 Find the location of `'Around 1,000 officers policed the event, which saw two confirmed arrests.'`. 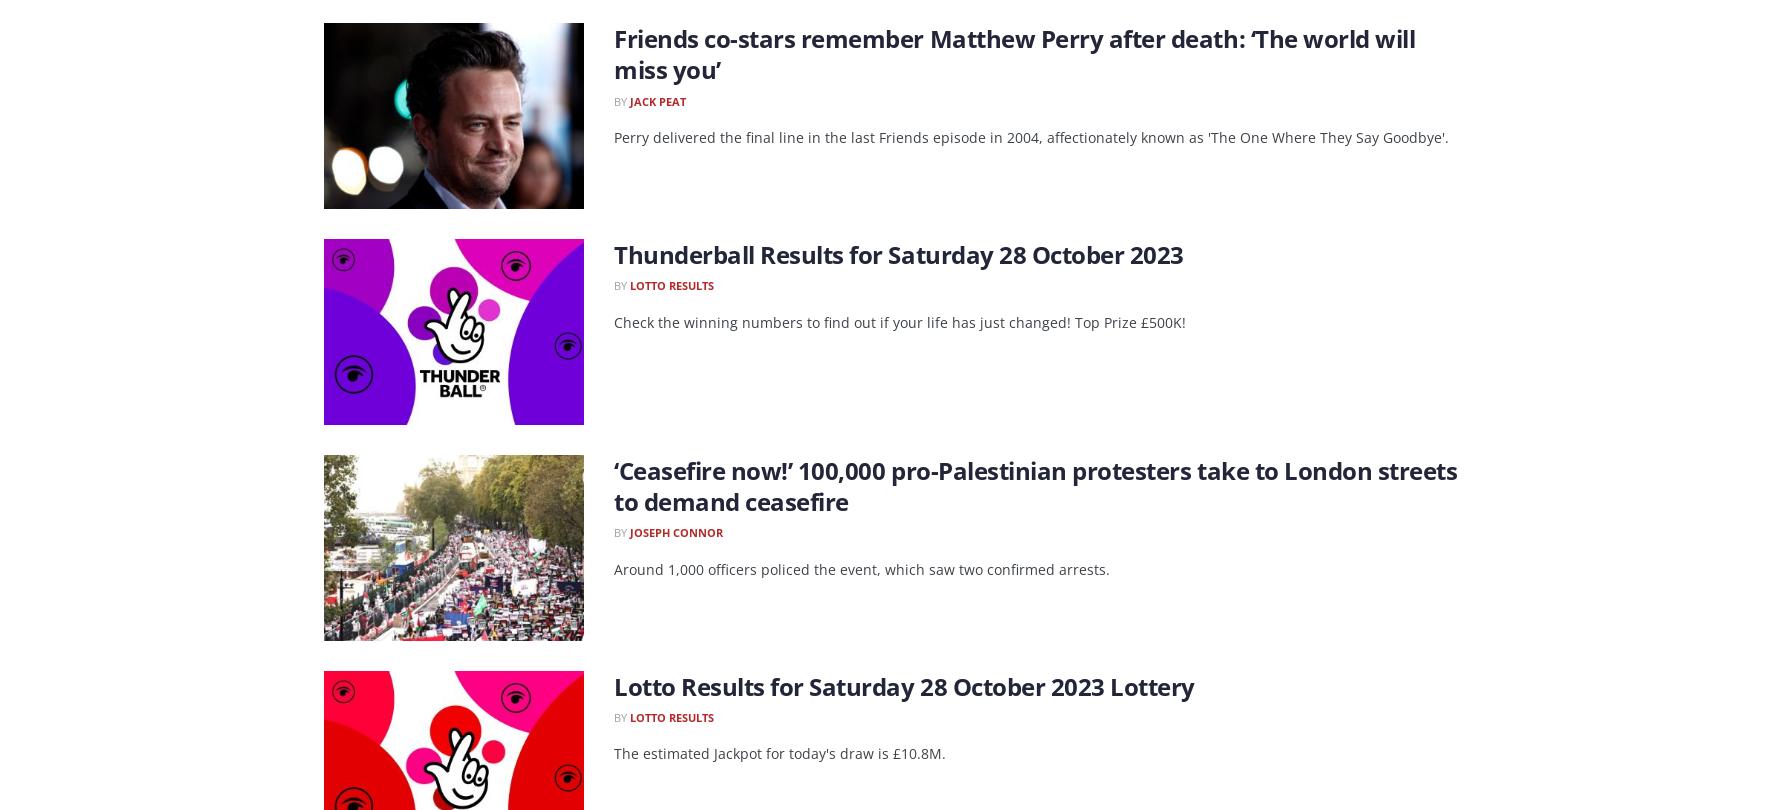

'Around 1,000 officers policed the event, which saw two confirmed arrests.' is located at coordinates (613, 568).